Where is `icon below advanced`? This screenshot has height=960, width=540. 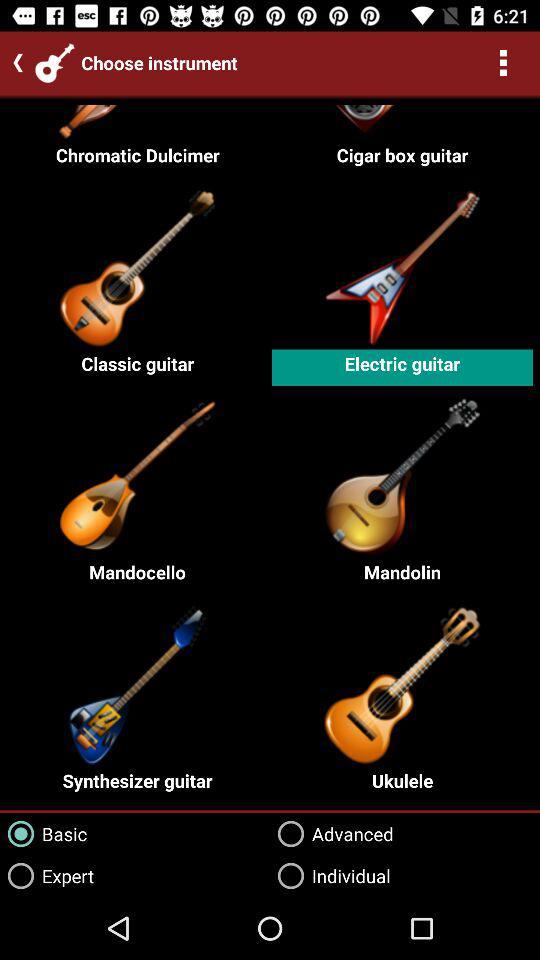
icon below advanced is located at coordinates (330, 875).